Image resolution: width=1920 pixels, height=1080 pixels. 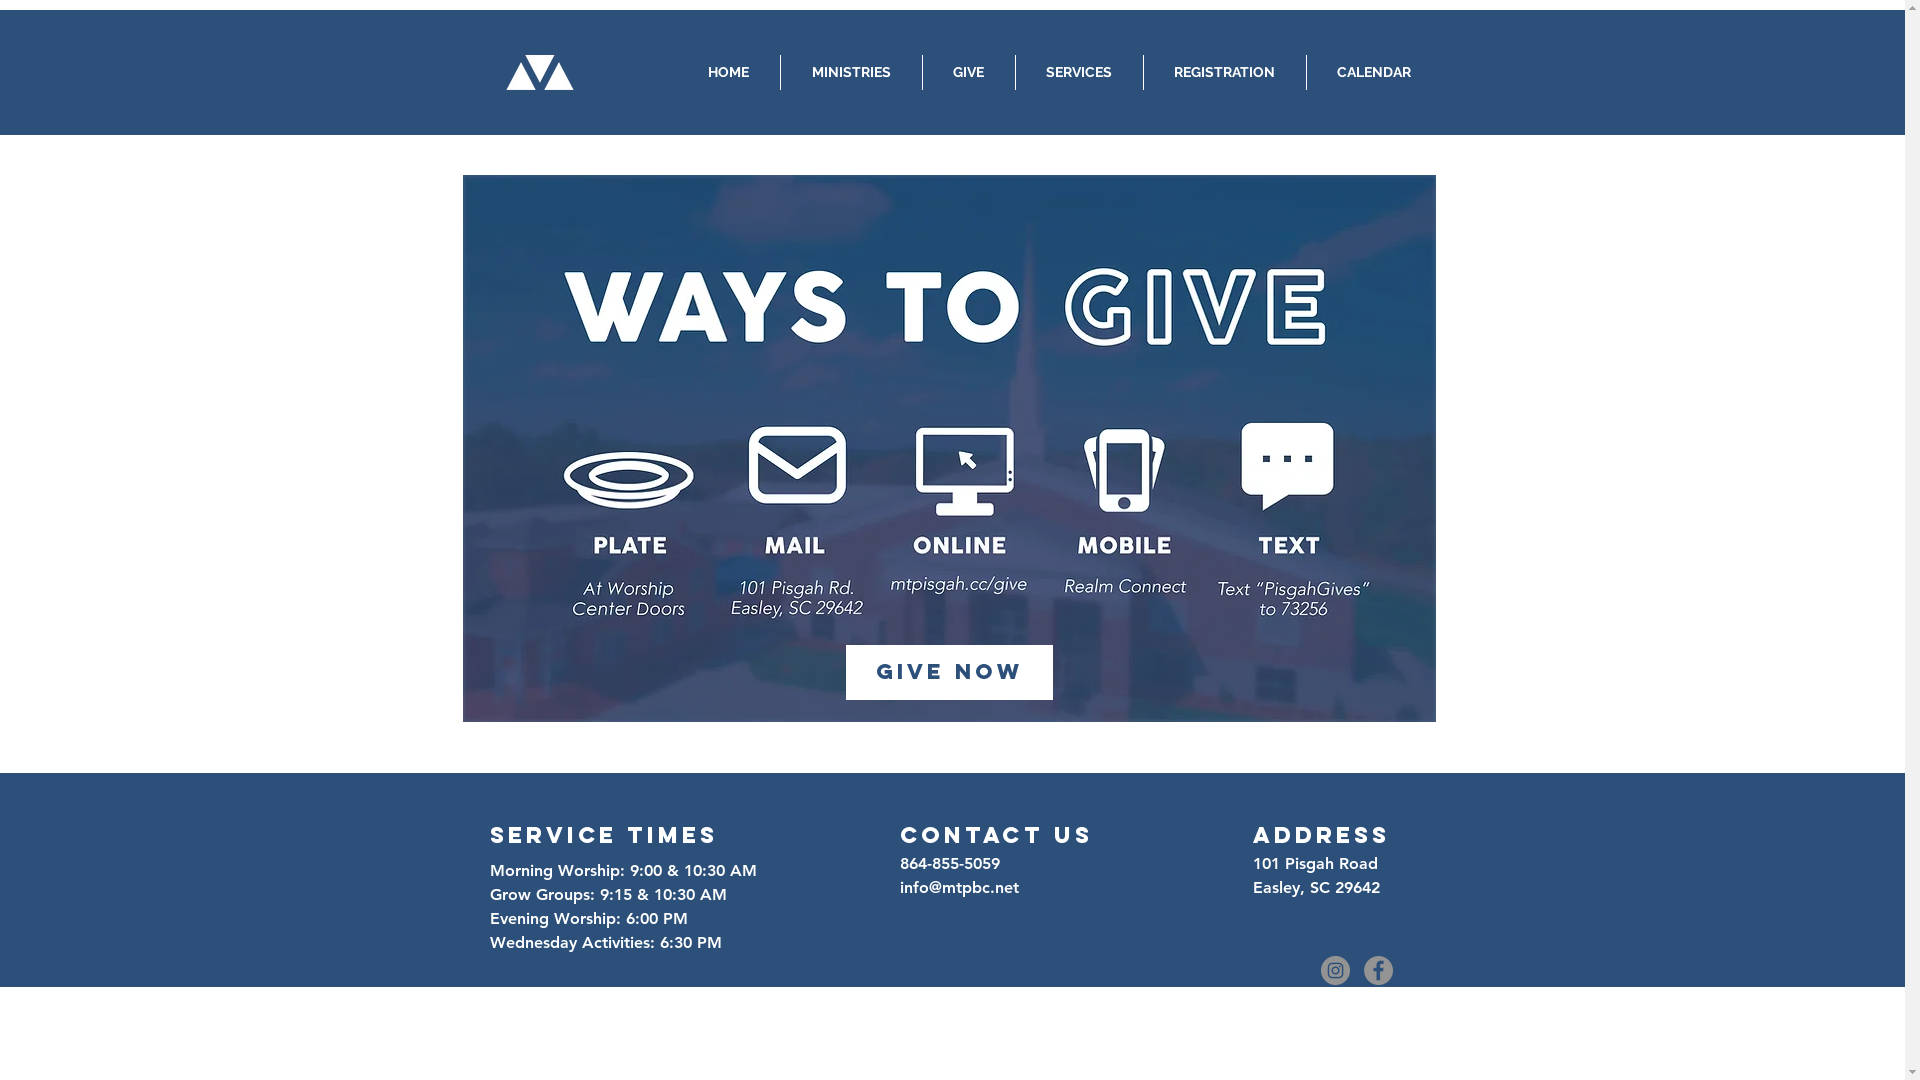 What do you see at coordinates (958, 886) in the screenshot?
I see `'info@mtpbc.net'` at bounding box center [958, 886].